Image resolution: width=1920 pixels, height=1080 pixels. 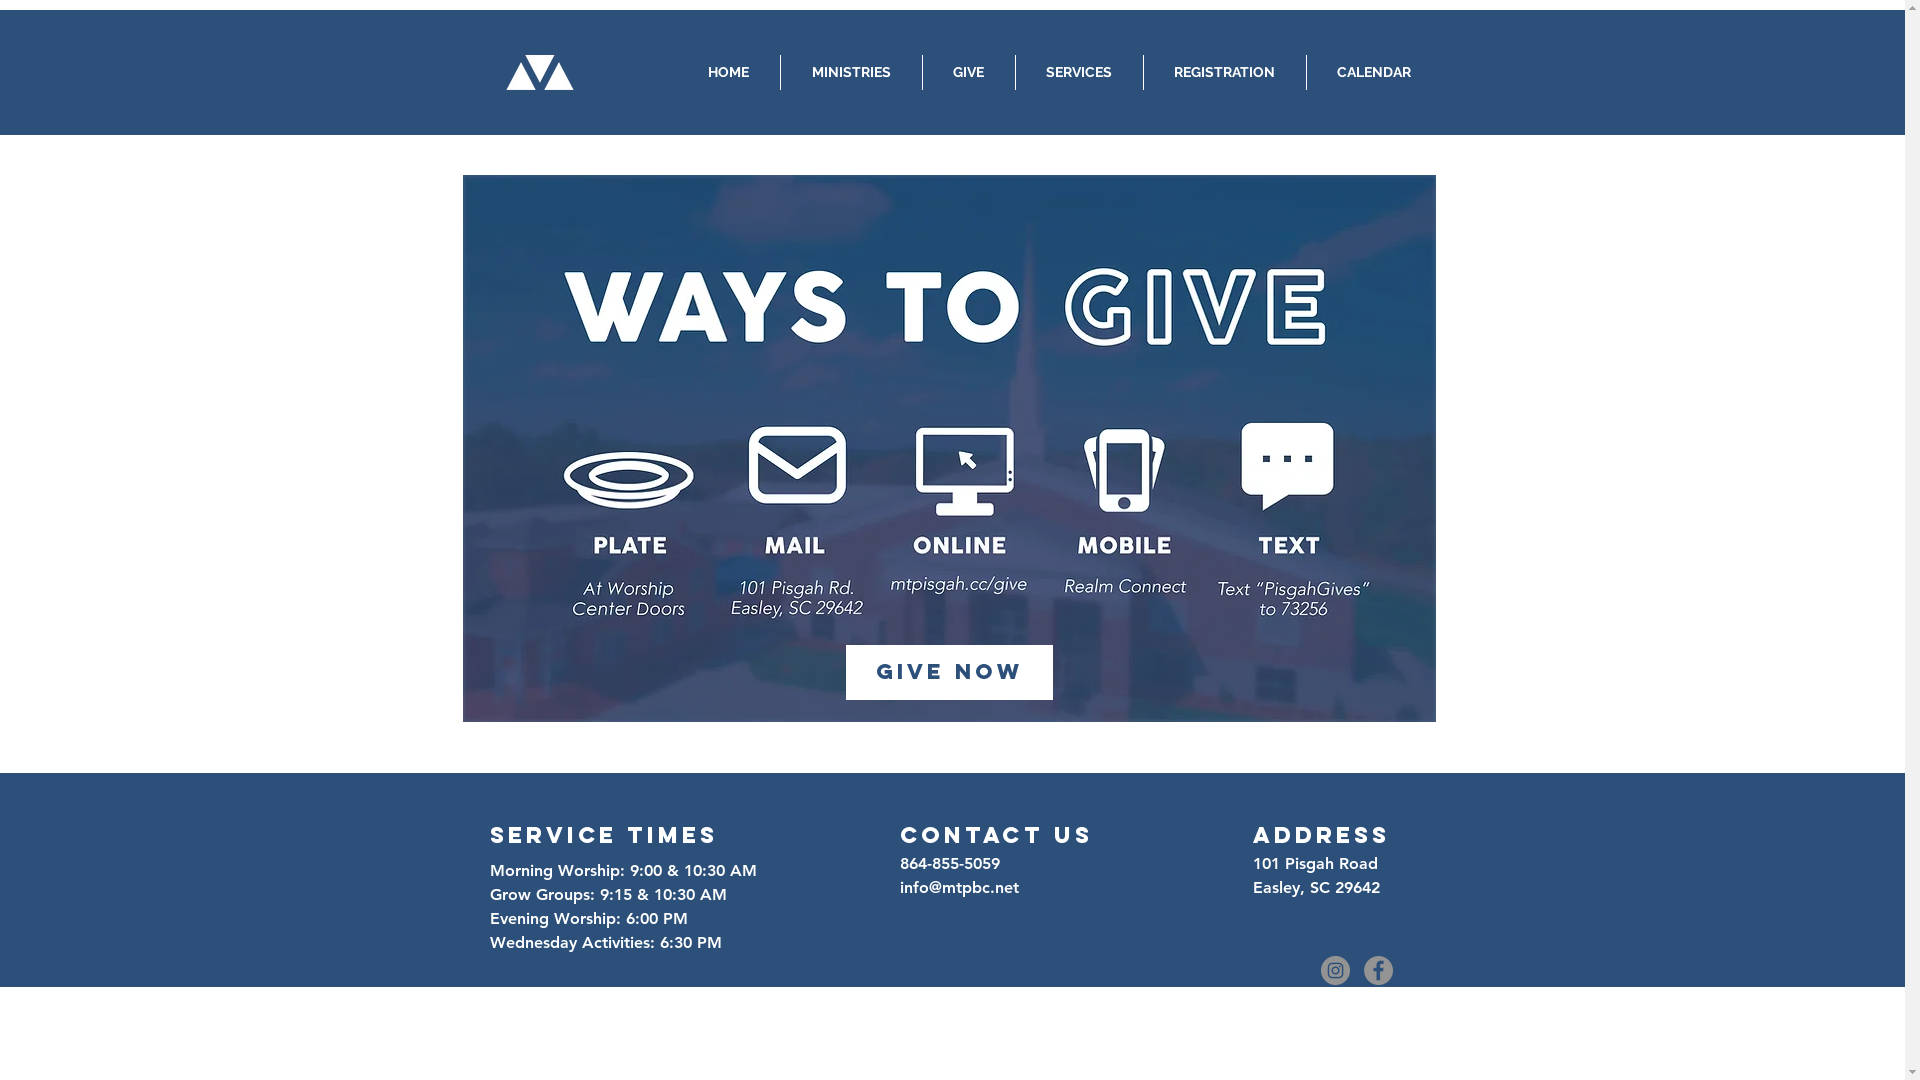 What do you see at coordinates (958, 886) in the screenshot?
I see `'info@mtpbc.net'` at bounding box center [958, 886].